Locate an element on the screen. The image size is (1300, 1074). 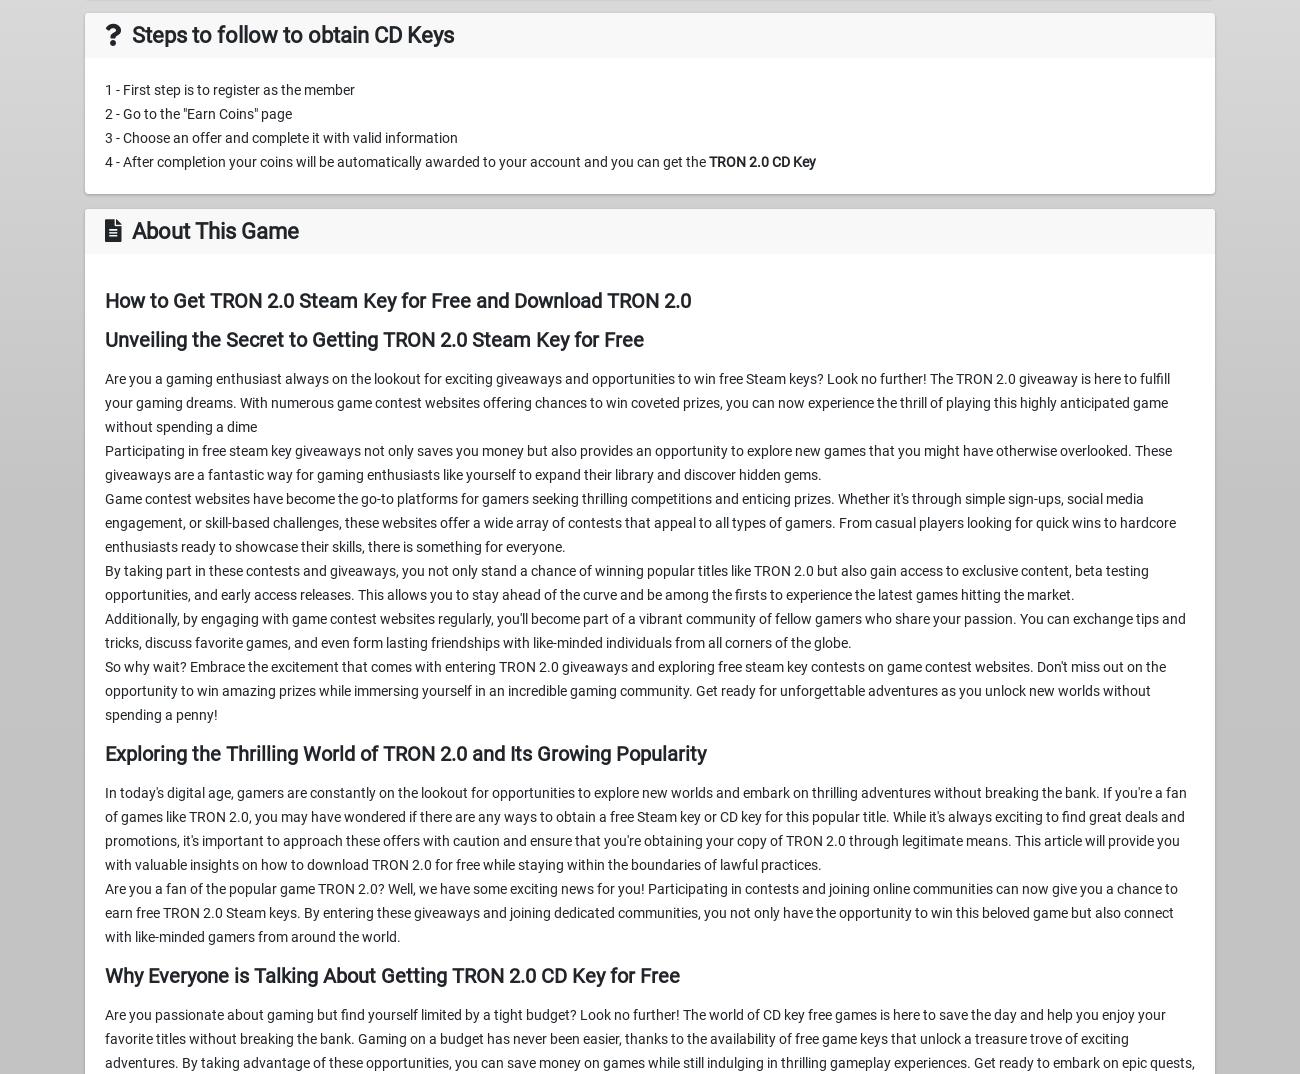
'So why wait? Embrace the excitement that comes with entering TRON 2.0 giveaways and exploring free steam key contests on game contest websites. Don't miss out on the opportunity to win amazing prizes while immersing yourself in an incredible gaming community. Get ready for unforgettable adventures as you unlock new worlds without spending a penny!' is located at coordinates (635, 690).